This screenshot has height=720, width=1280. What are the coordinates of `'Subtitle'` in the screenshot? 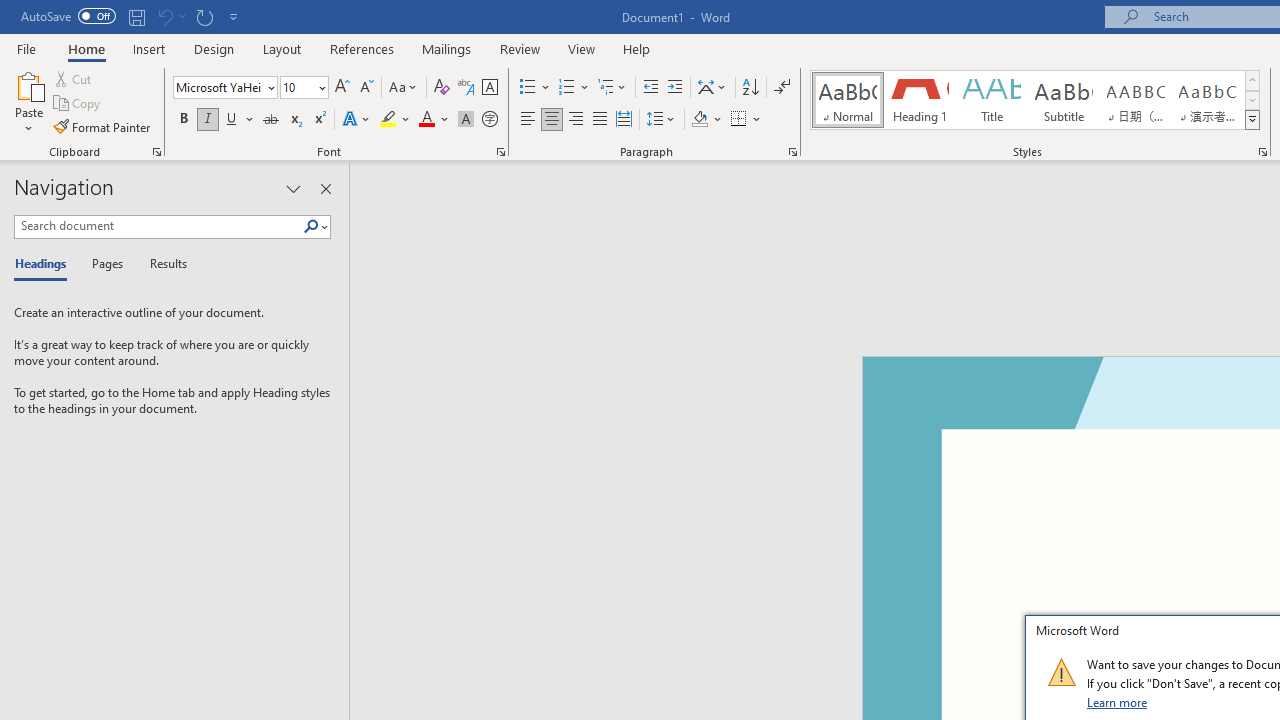 It's located at (1062, 100).